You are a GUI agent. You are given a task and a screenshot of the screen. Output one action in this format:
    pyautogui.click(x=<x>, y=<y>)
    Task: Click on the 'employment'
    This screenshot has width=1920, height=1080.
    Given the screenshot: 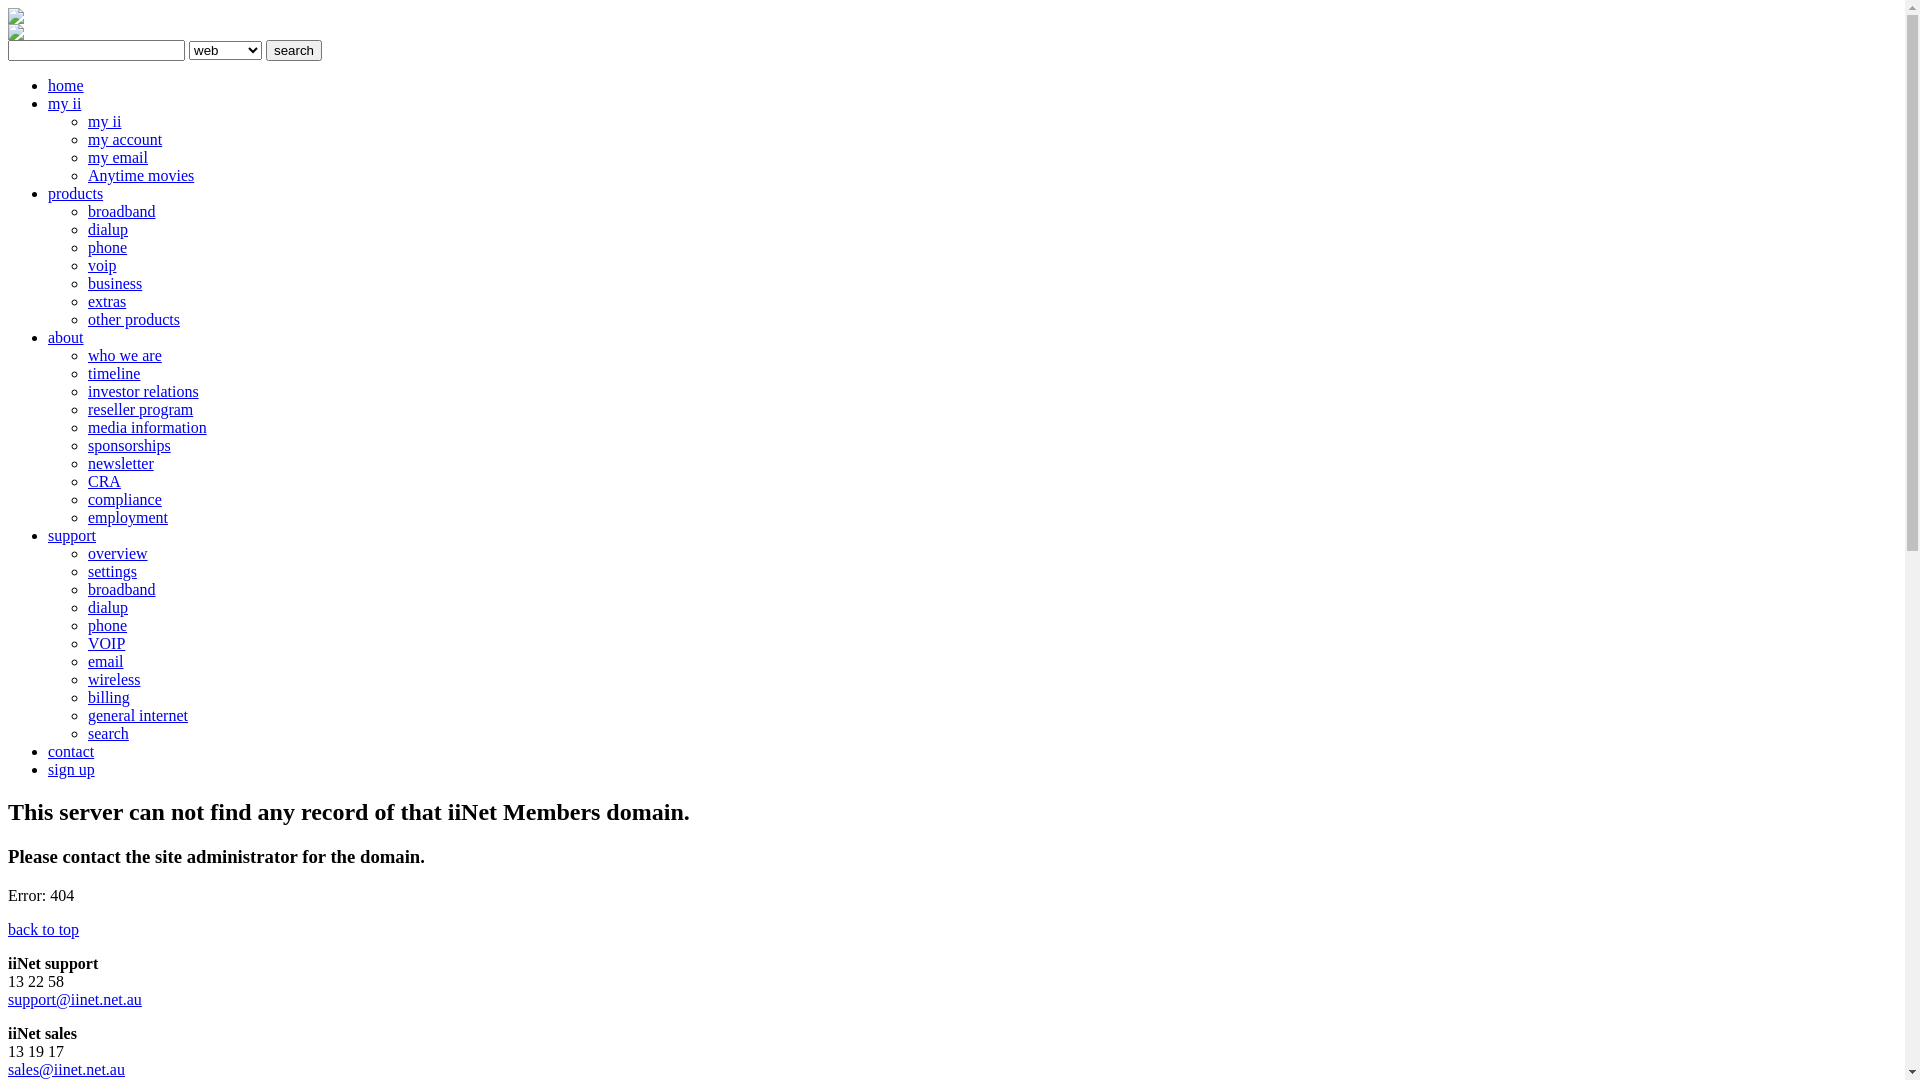 What is the action you would take?
    pyautogui.click(x=86, y=516)
    